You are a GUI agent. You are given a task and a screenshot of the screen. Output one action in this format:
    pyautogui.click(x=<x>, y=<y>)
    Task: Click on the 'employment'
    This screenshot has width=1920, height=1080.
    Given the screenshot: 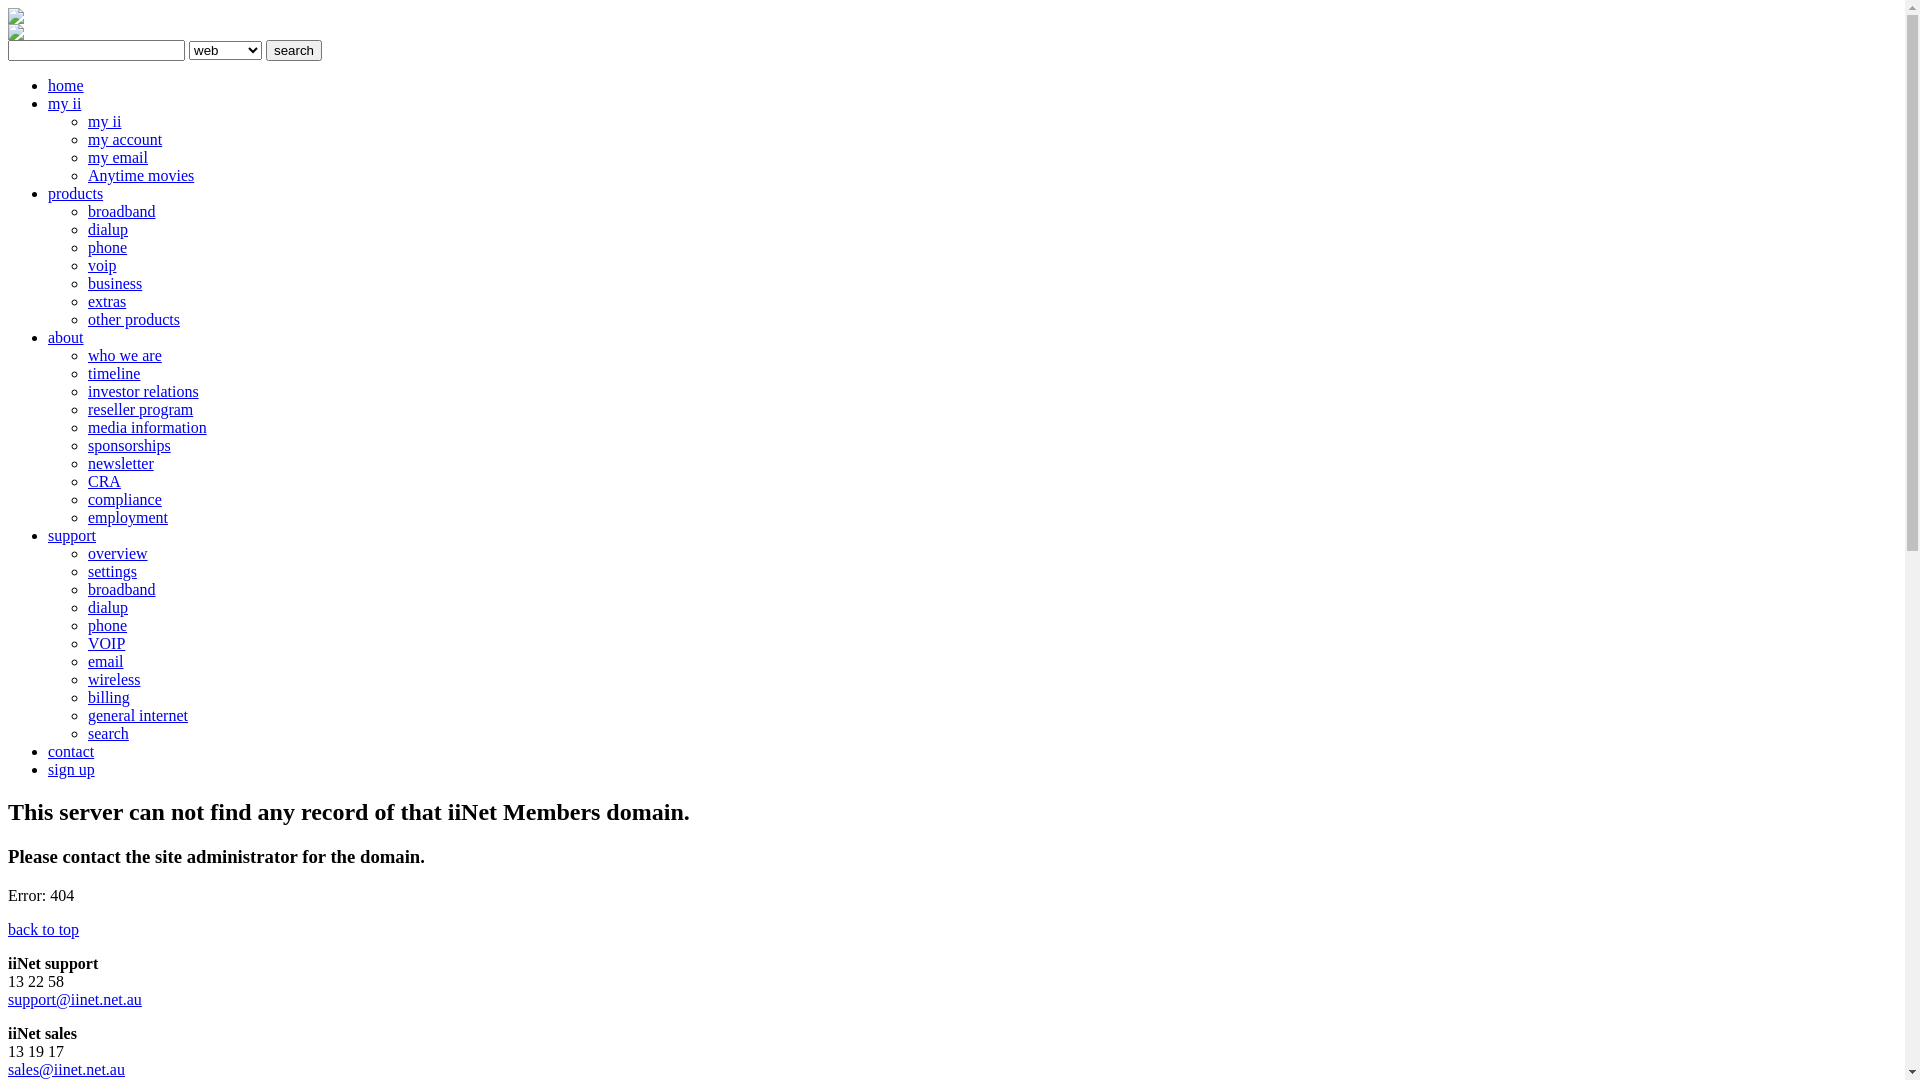 What is the action you would take?
    pyautogui.click(x=86, y=516)
    